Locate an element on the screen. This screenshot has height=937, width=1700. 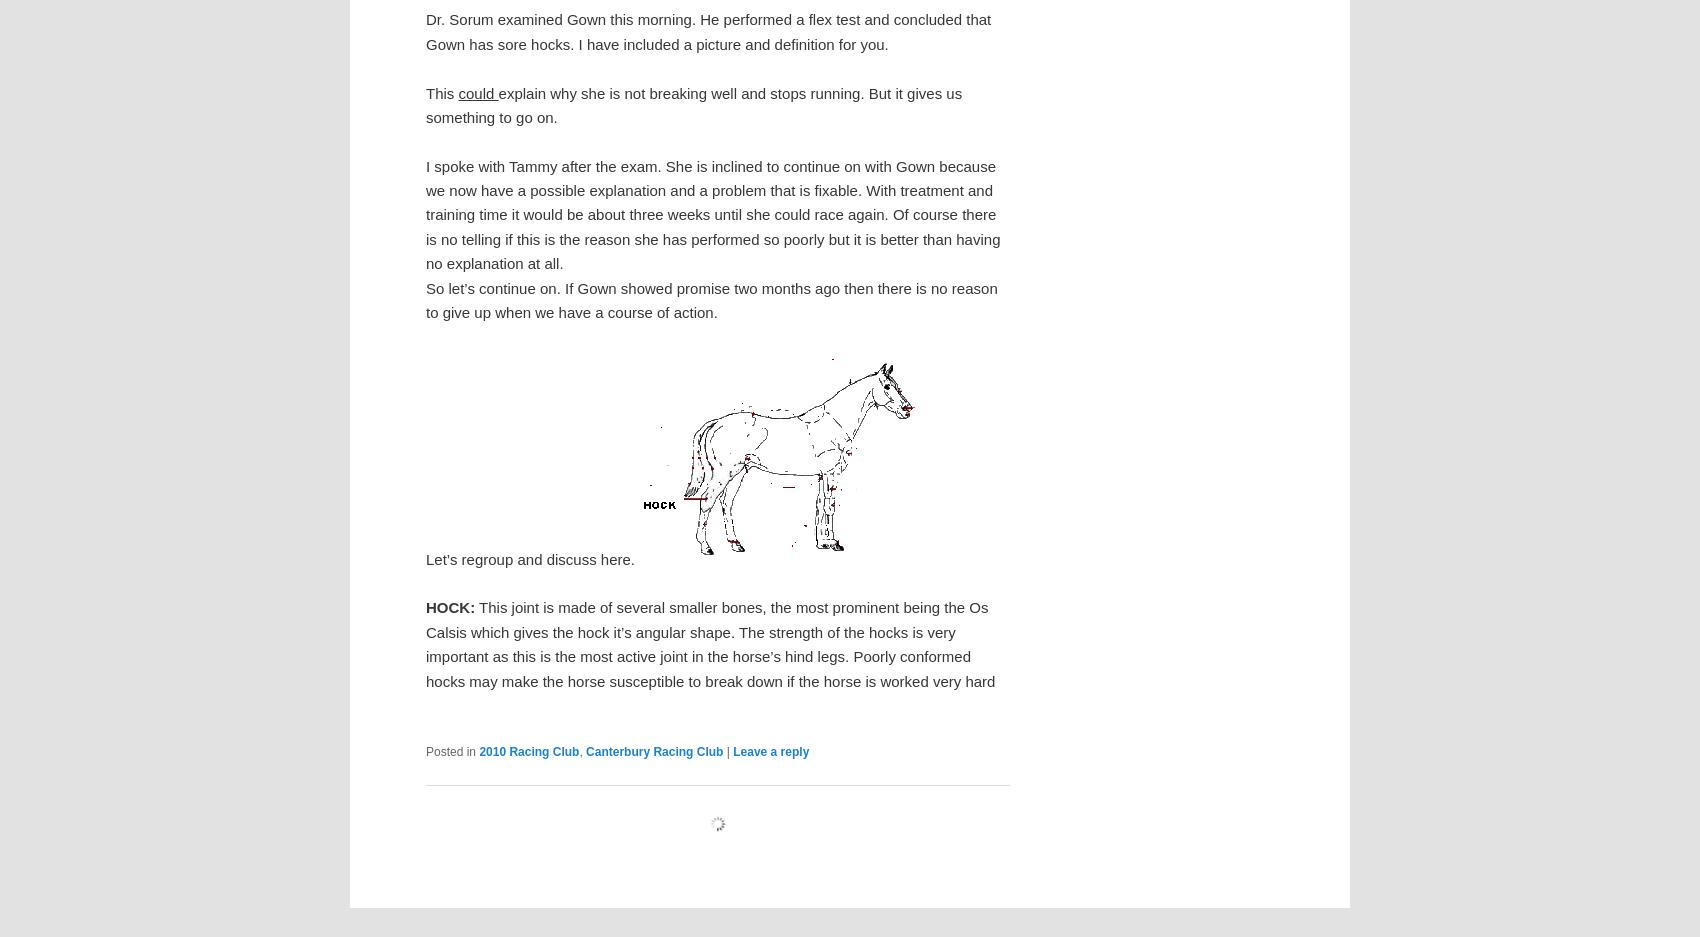
'Let’s regroup and discuss here.' is located at coordinates (530, 558).